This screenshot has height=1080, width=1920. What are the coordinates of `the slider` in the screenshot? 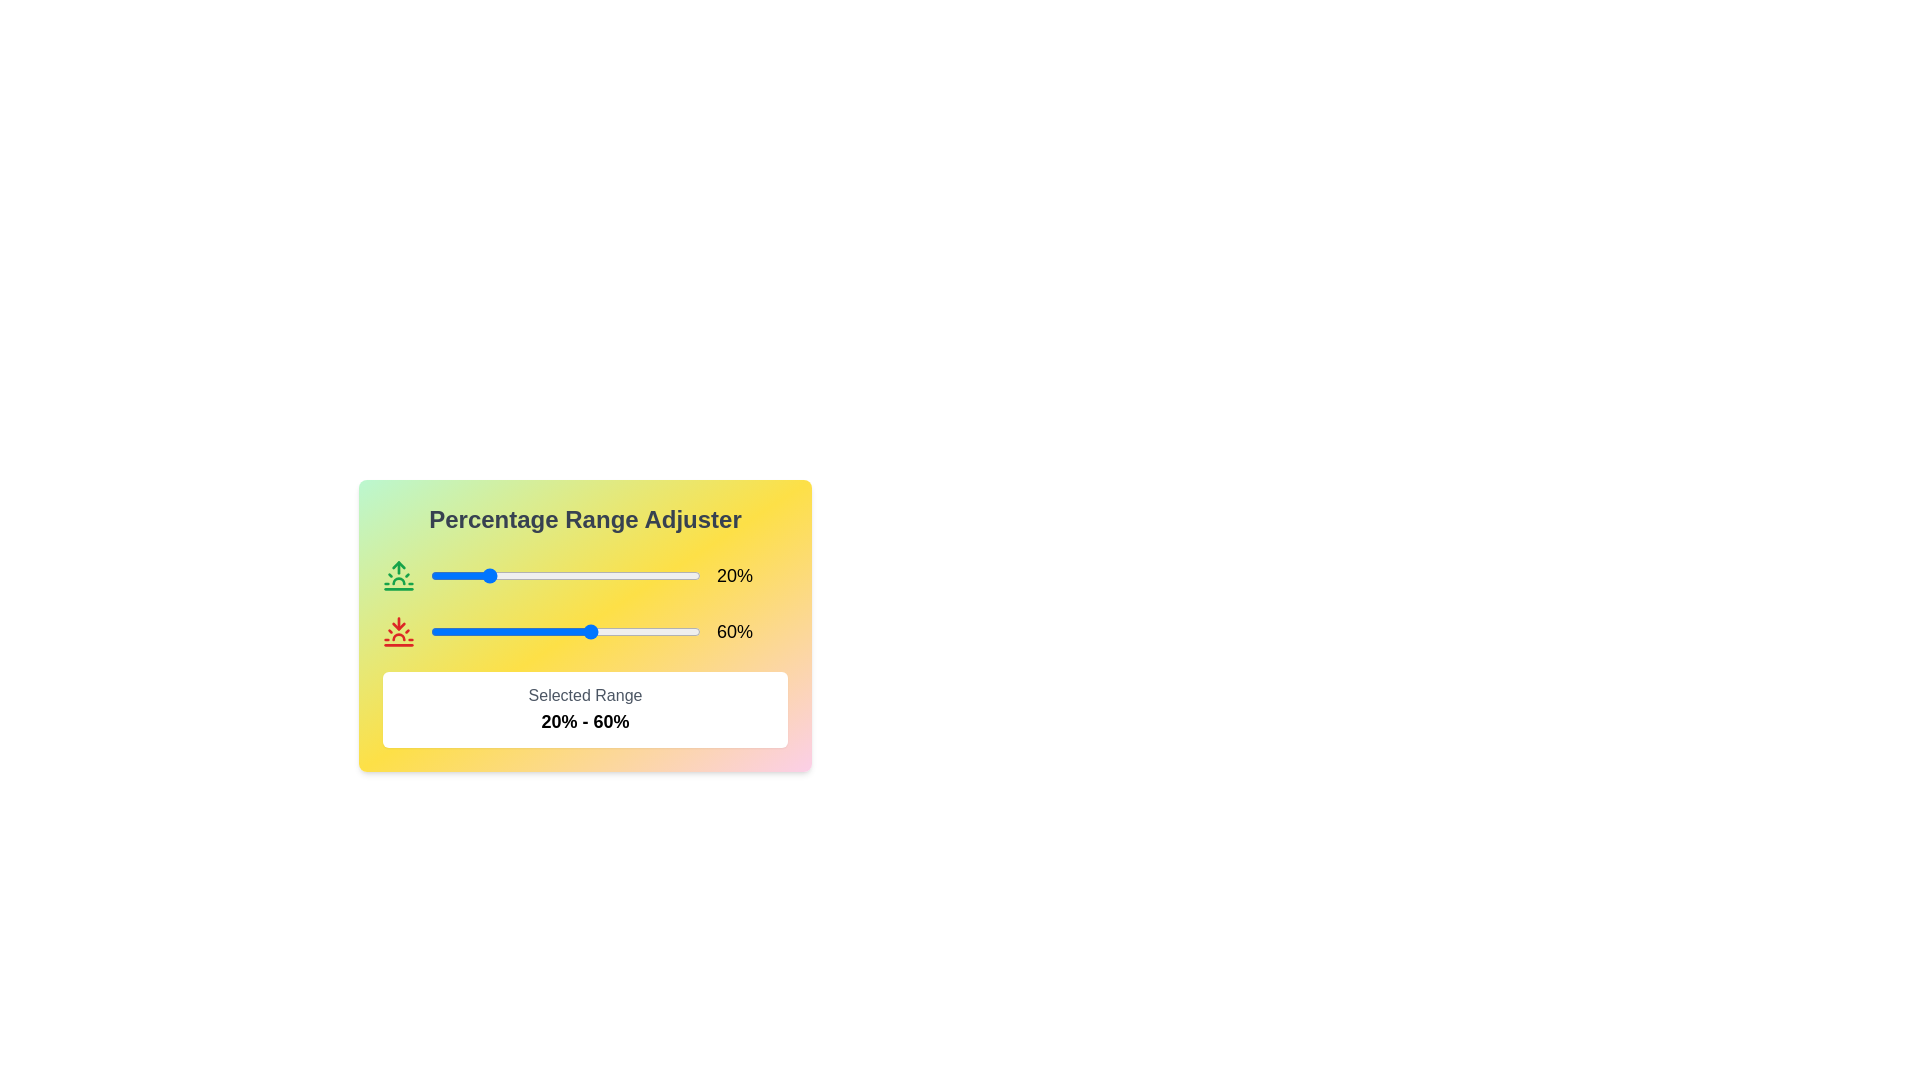 It's located at (498, 575).